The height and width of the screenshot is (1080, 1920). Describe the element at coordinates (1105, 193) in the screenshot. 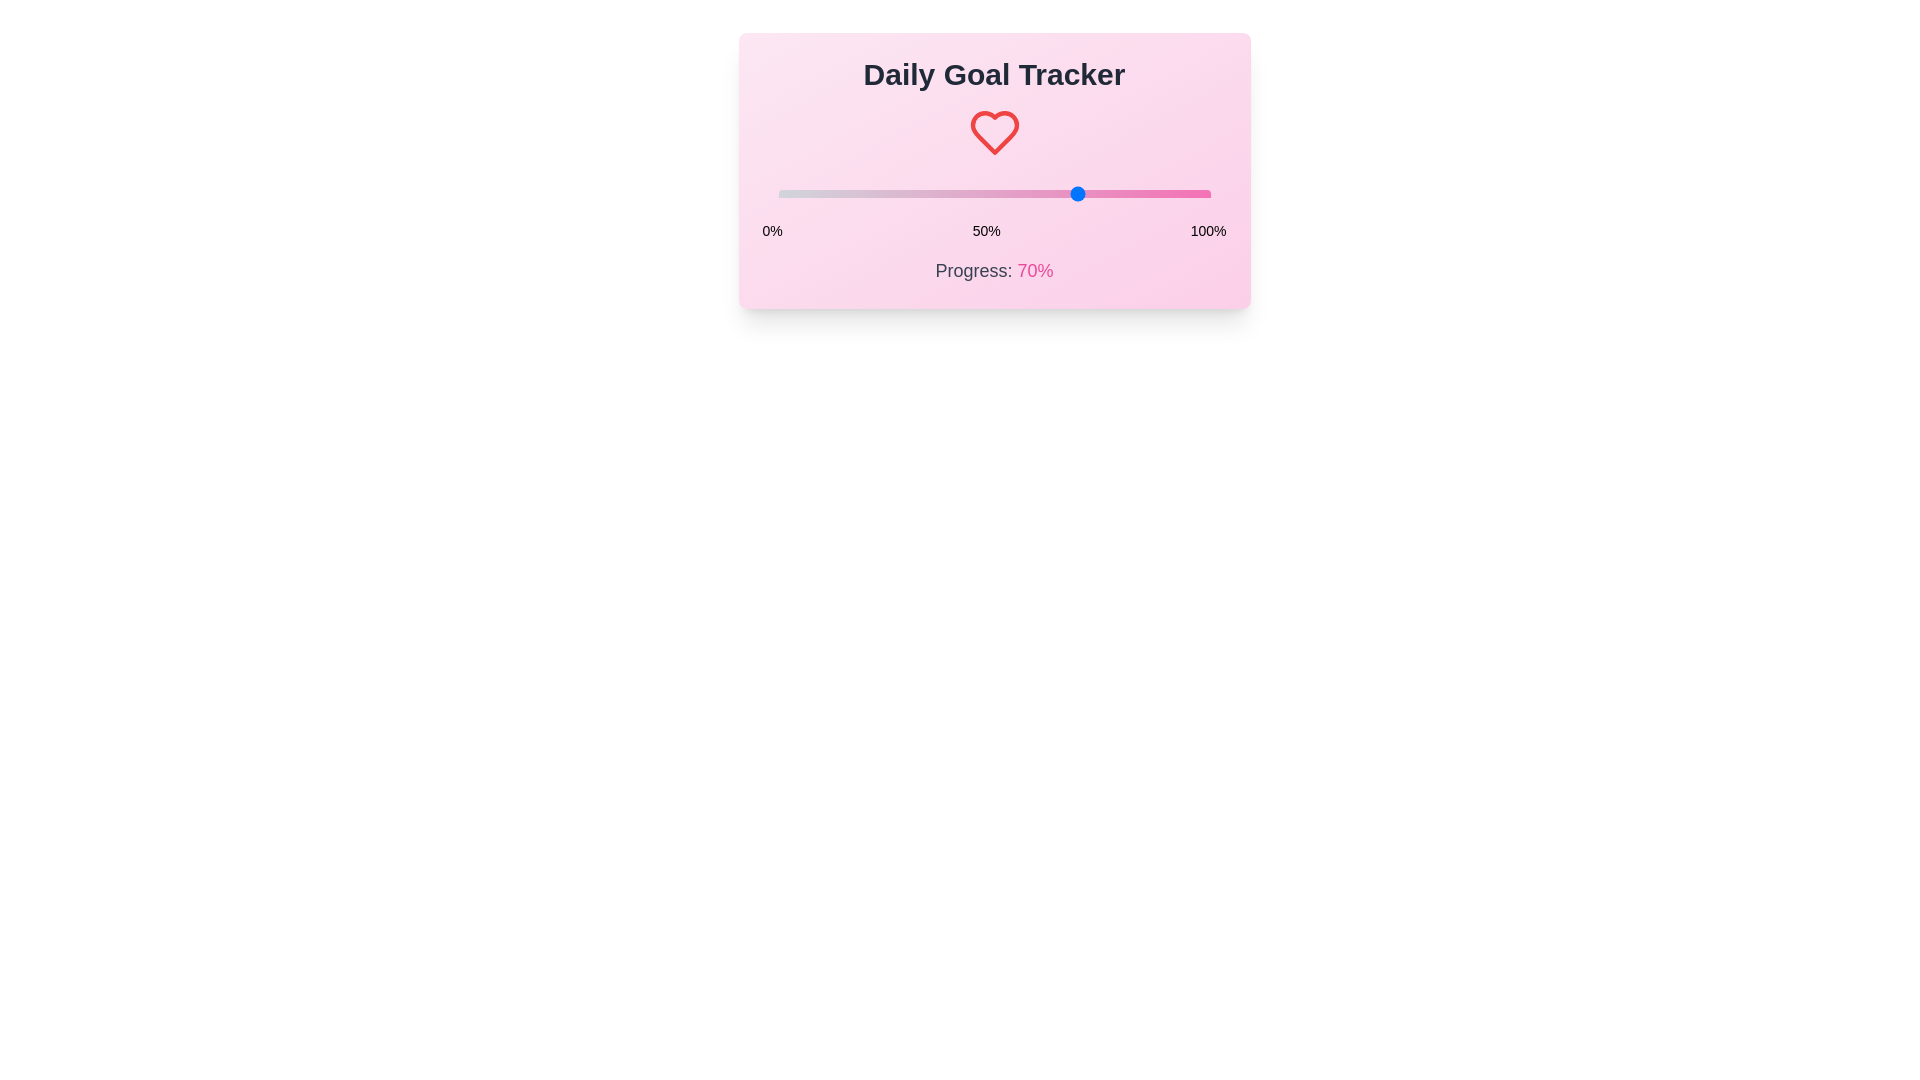

I see `the slider to set the progress to 76%` at that location.